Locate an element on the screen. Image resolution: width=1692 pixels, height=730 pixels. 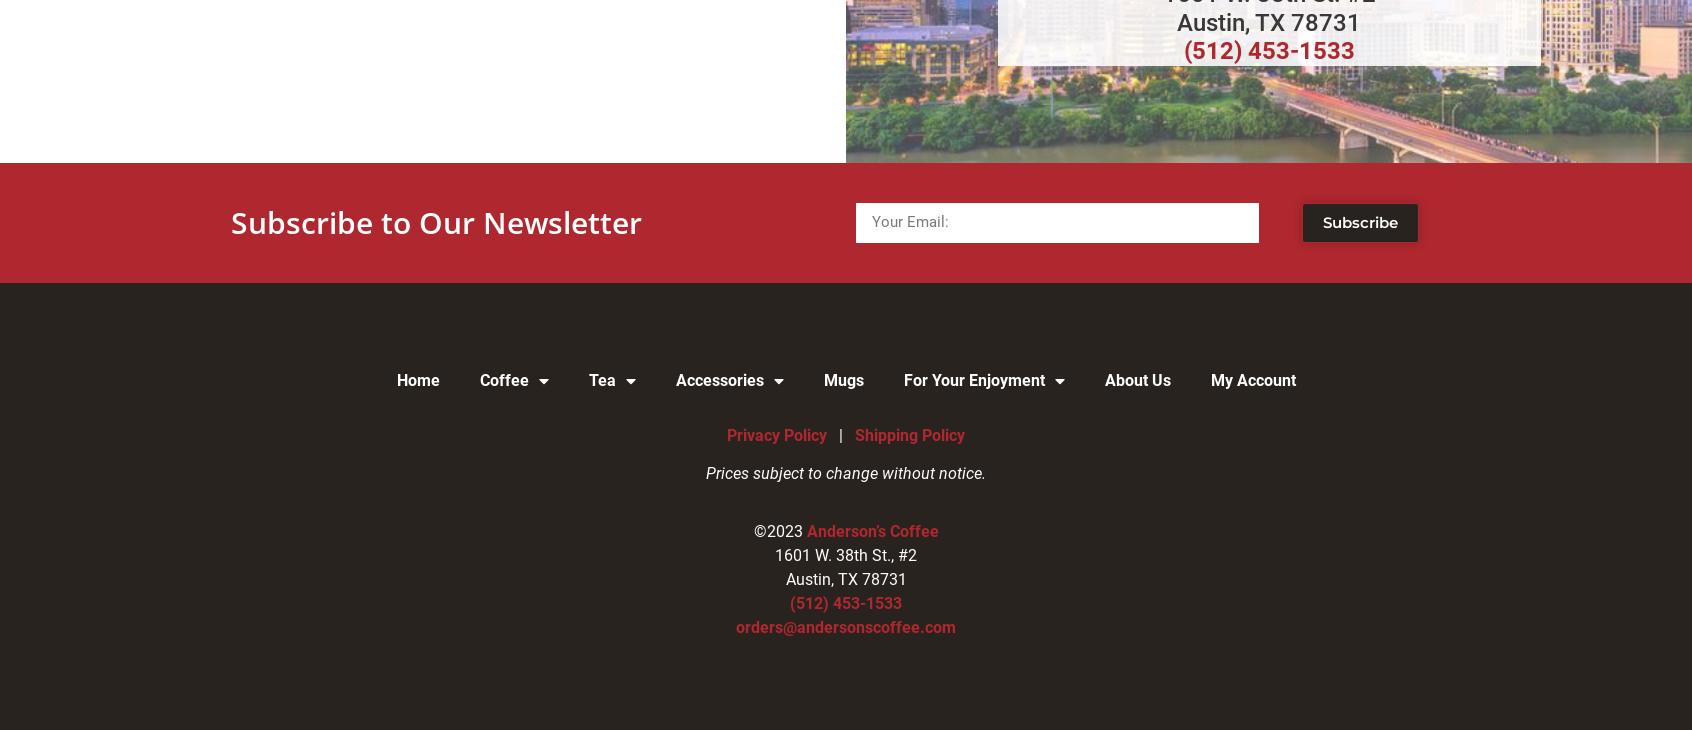
'My Account' is located at coordinates (1252, 378).